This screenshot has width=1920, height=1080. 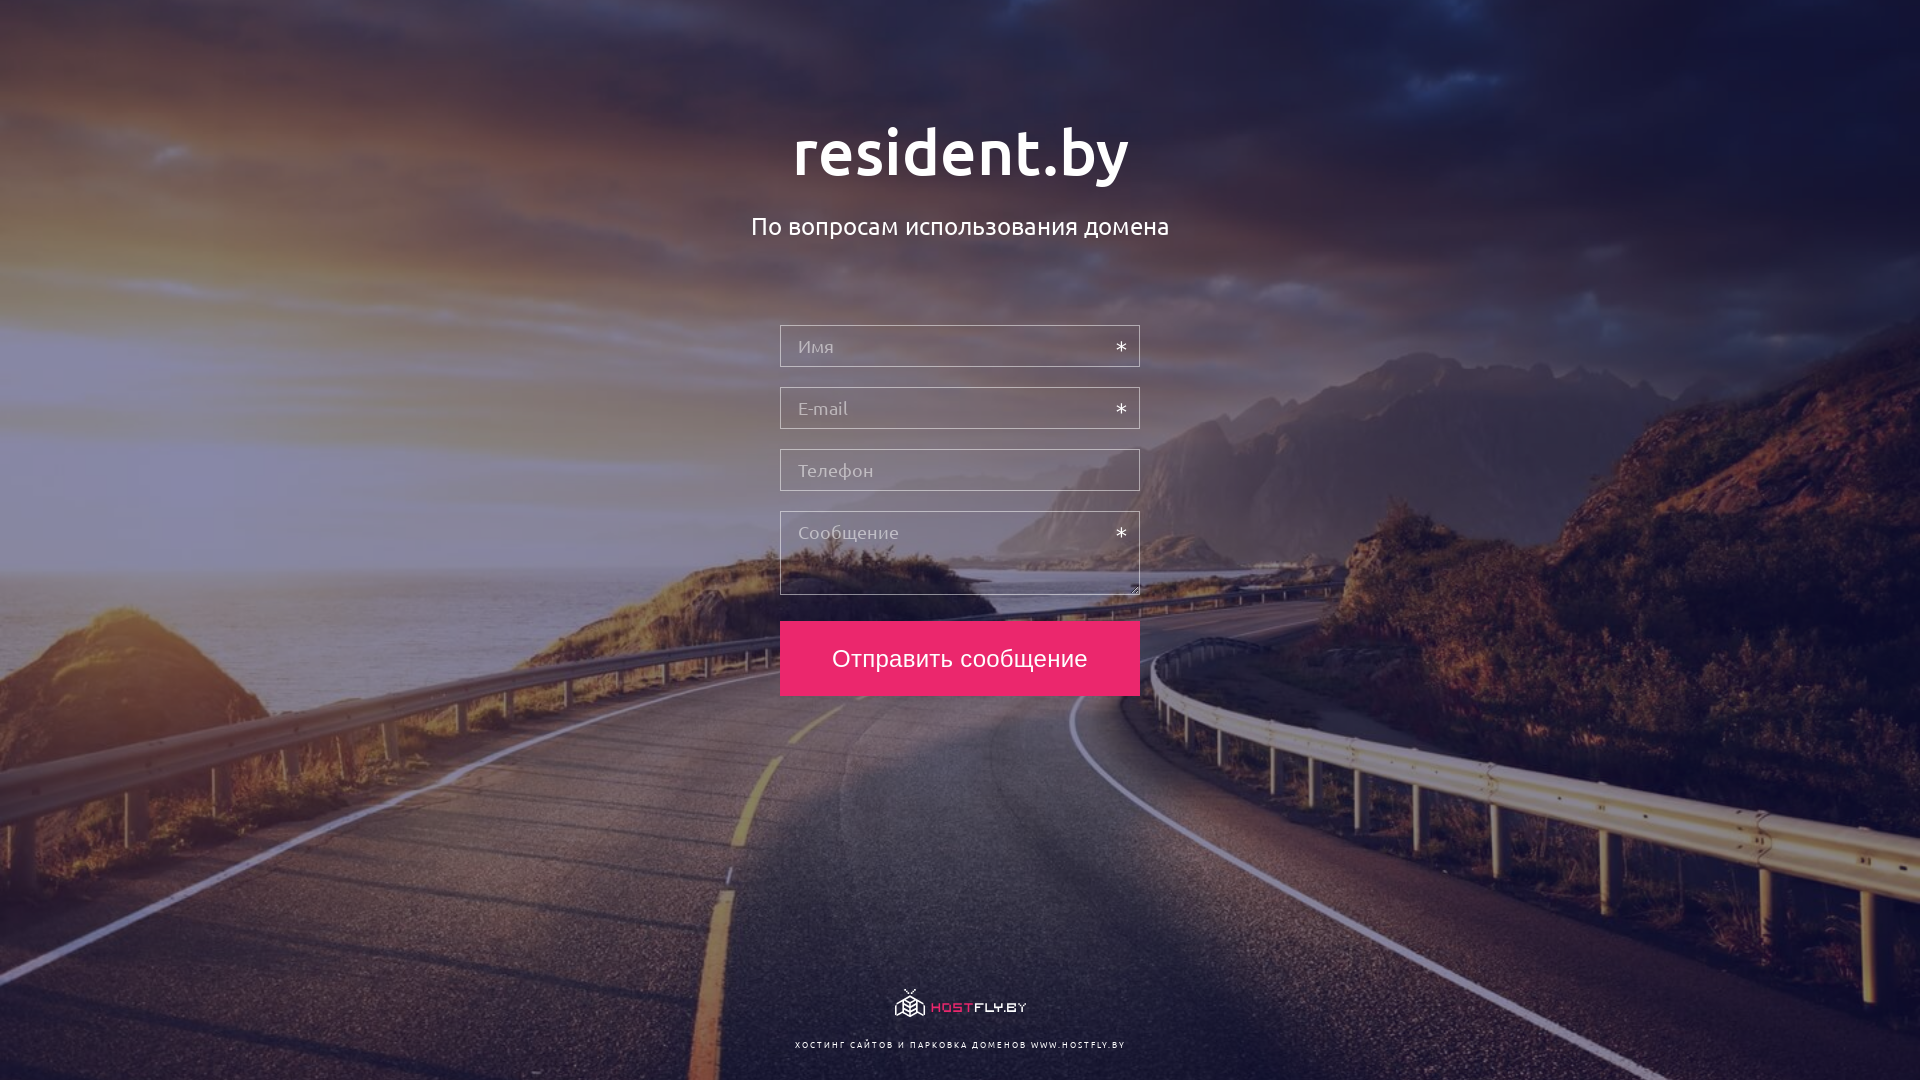 I want to click on 'WWW.HOSTFLY.BY', so click(x=1030, y=1043).